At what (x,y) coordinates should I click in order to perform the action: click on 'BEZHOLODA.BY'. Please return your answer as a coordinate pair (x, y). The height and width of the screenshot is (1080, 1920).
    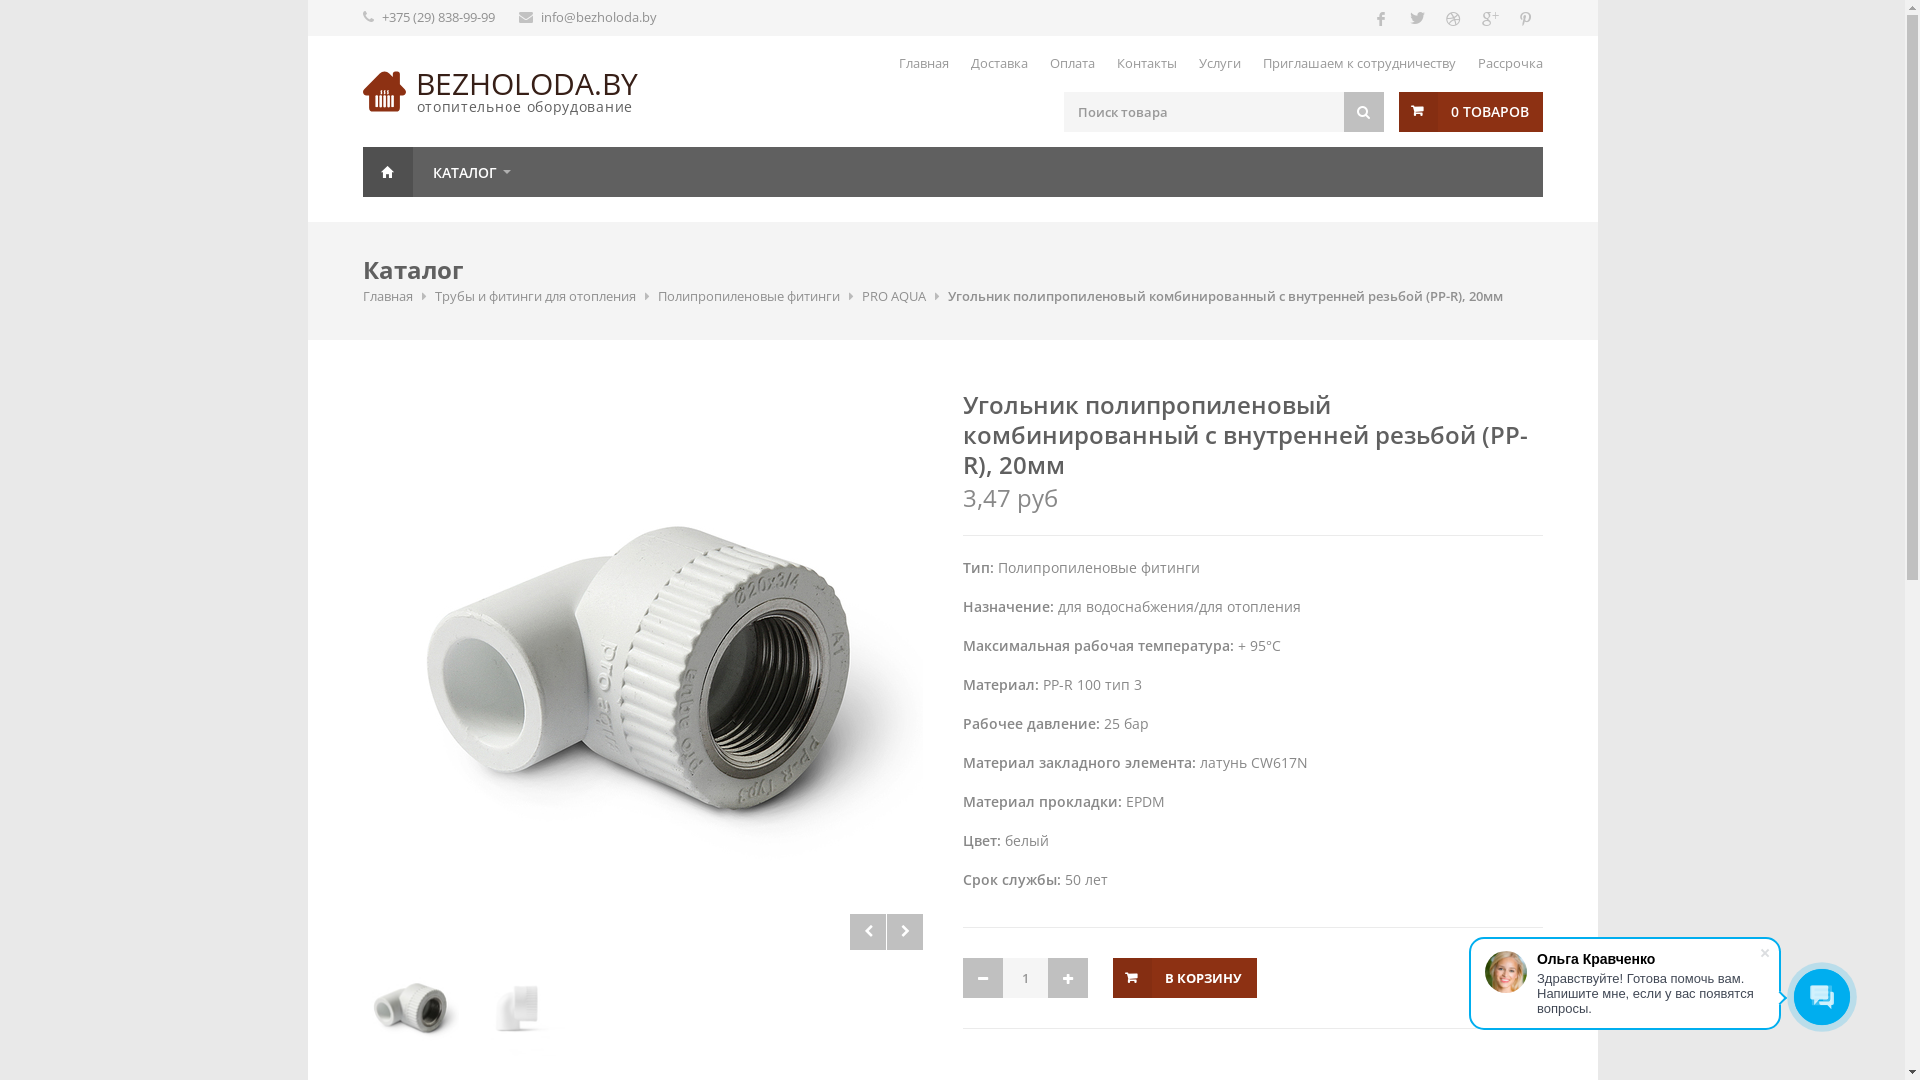
    Looking at the image, I should click on (527, 82).